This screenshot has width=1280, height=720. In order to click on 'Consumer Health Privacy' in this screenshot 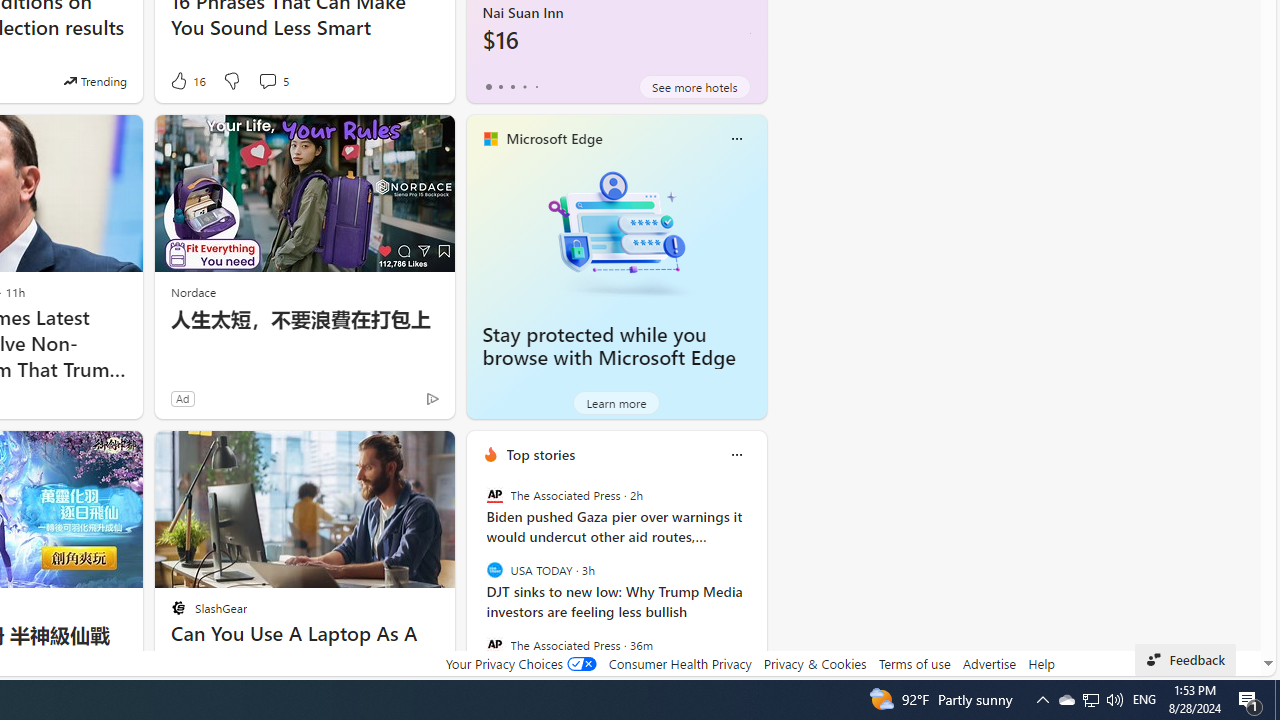, I will do `click(680, 663)`.